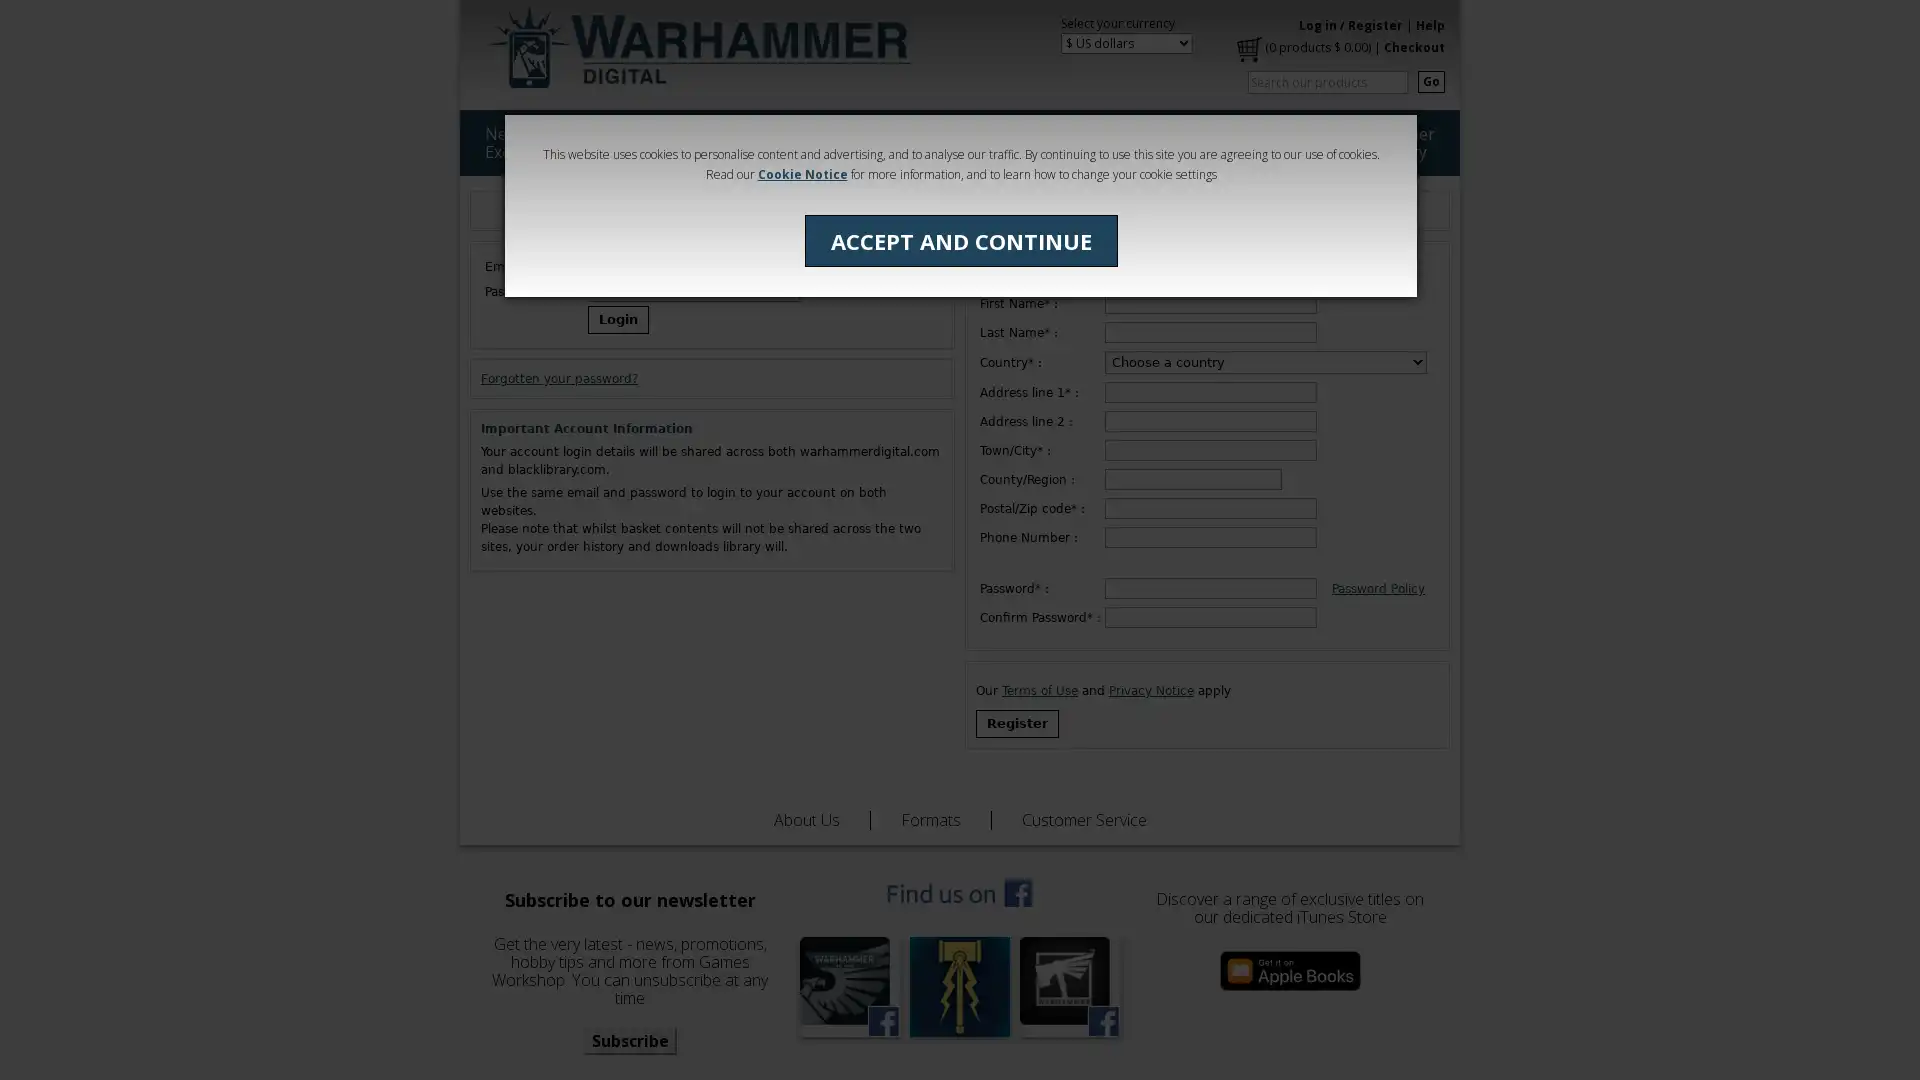  What do you see at coordinates (1430, 80) in the screenshot?
I see `Go` at bounding box center [1430, 80].